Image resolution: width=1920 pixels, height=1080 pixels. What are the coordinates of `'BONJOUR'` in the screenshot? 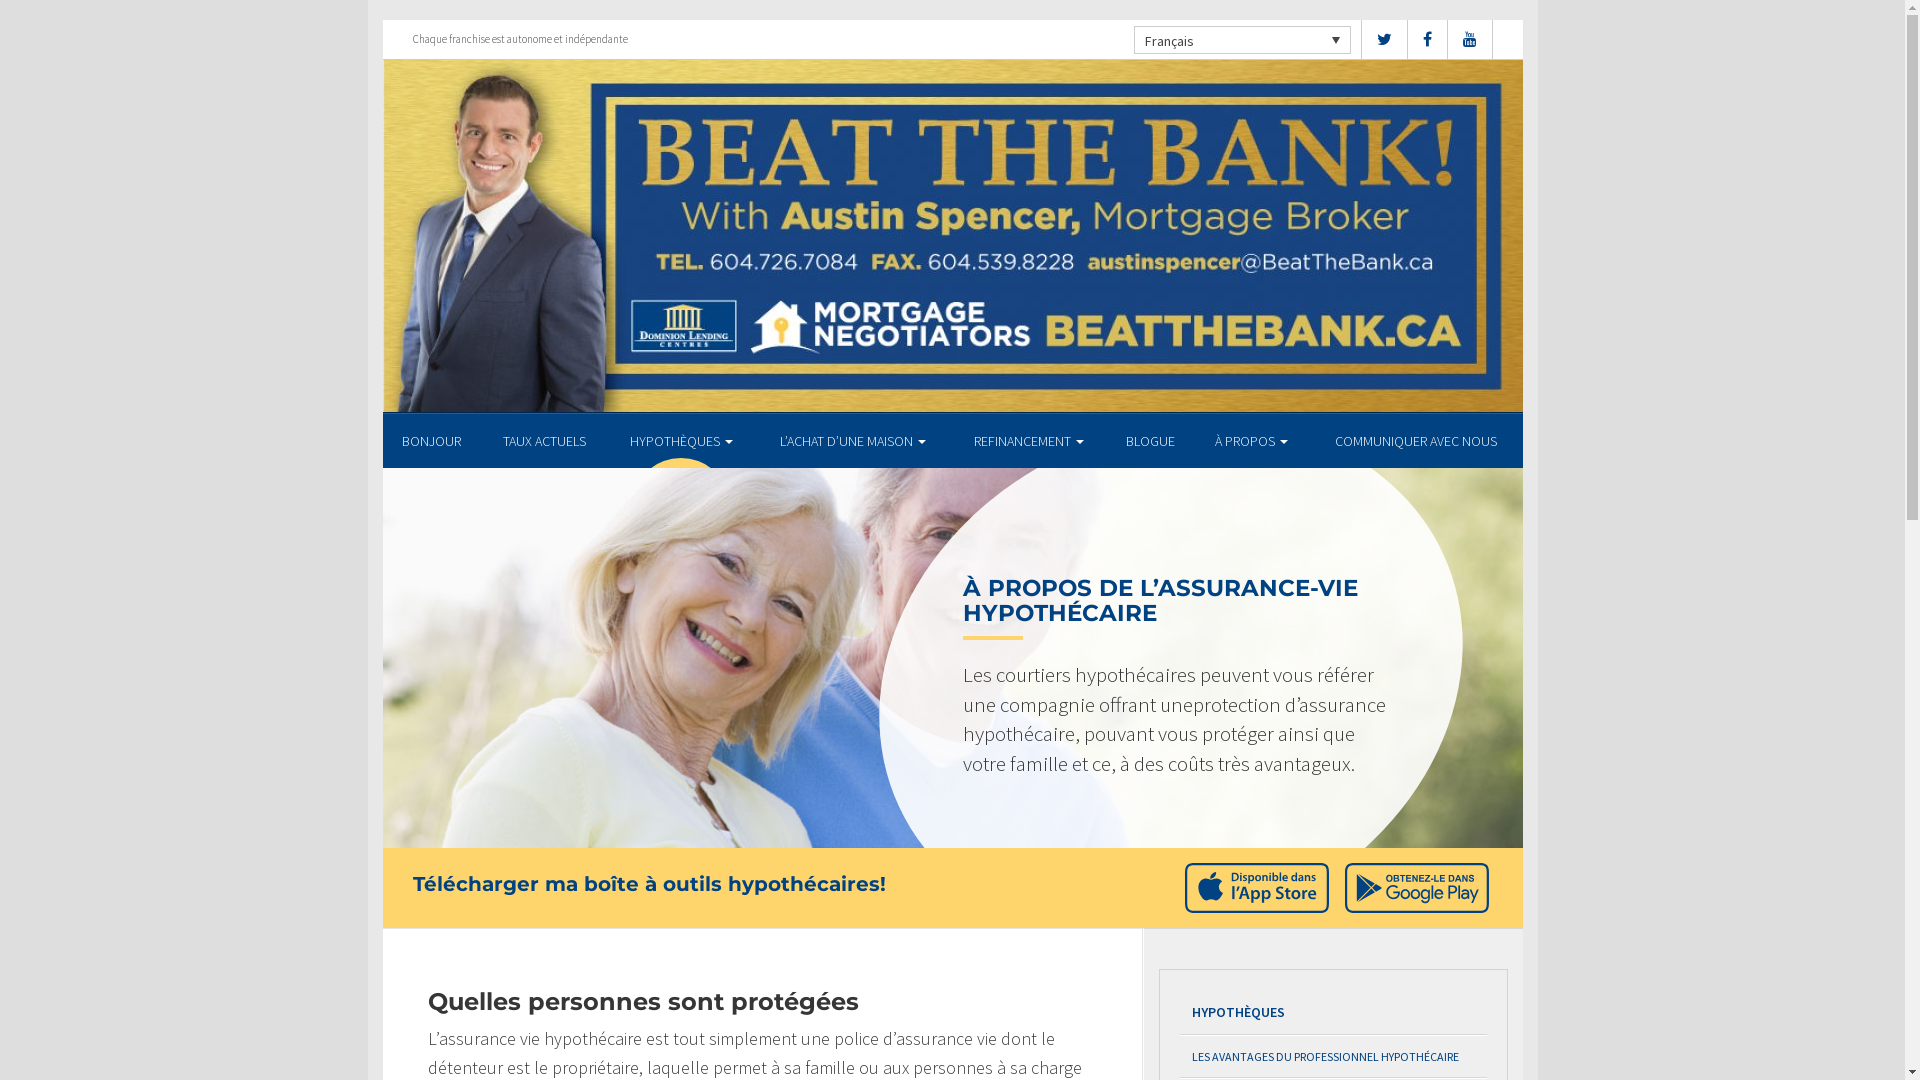 It's located at (430, 439).